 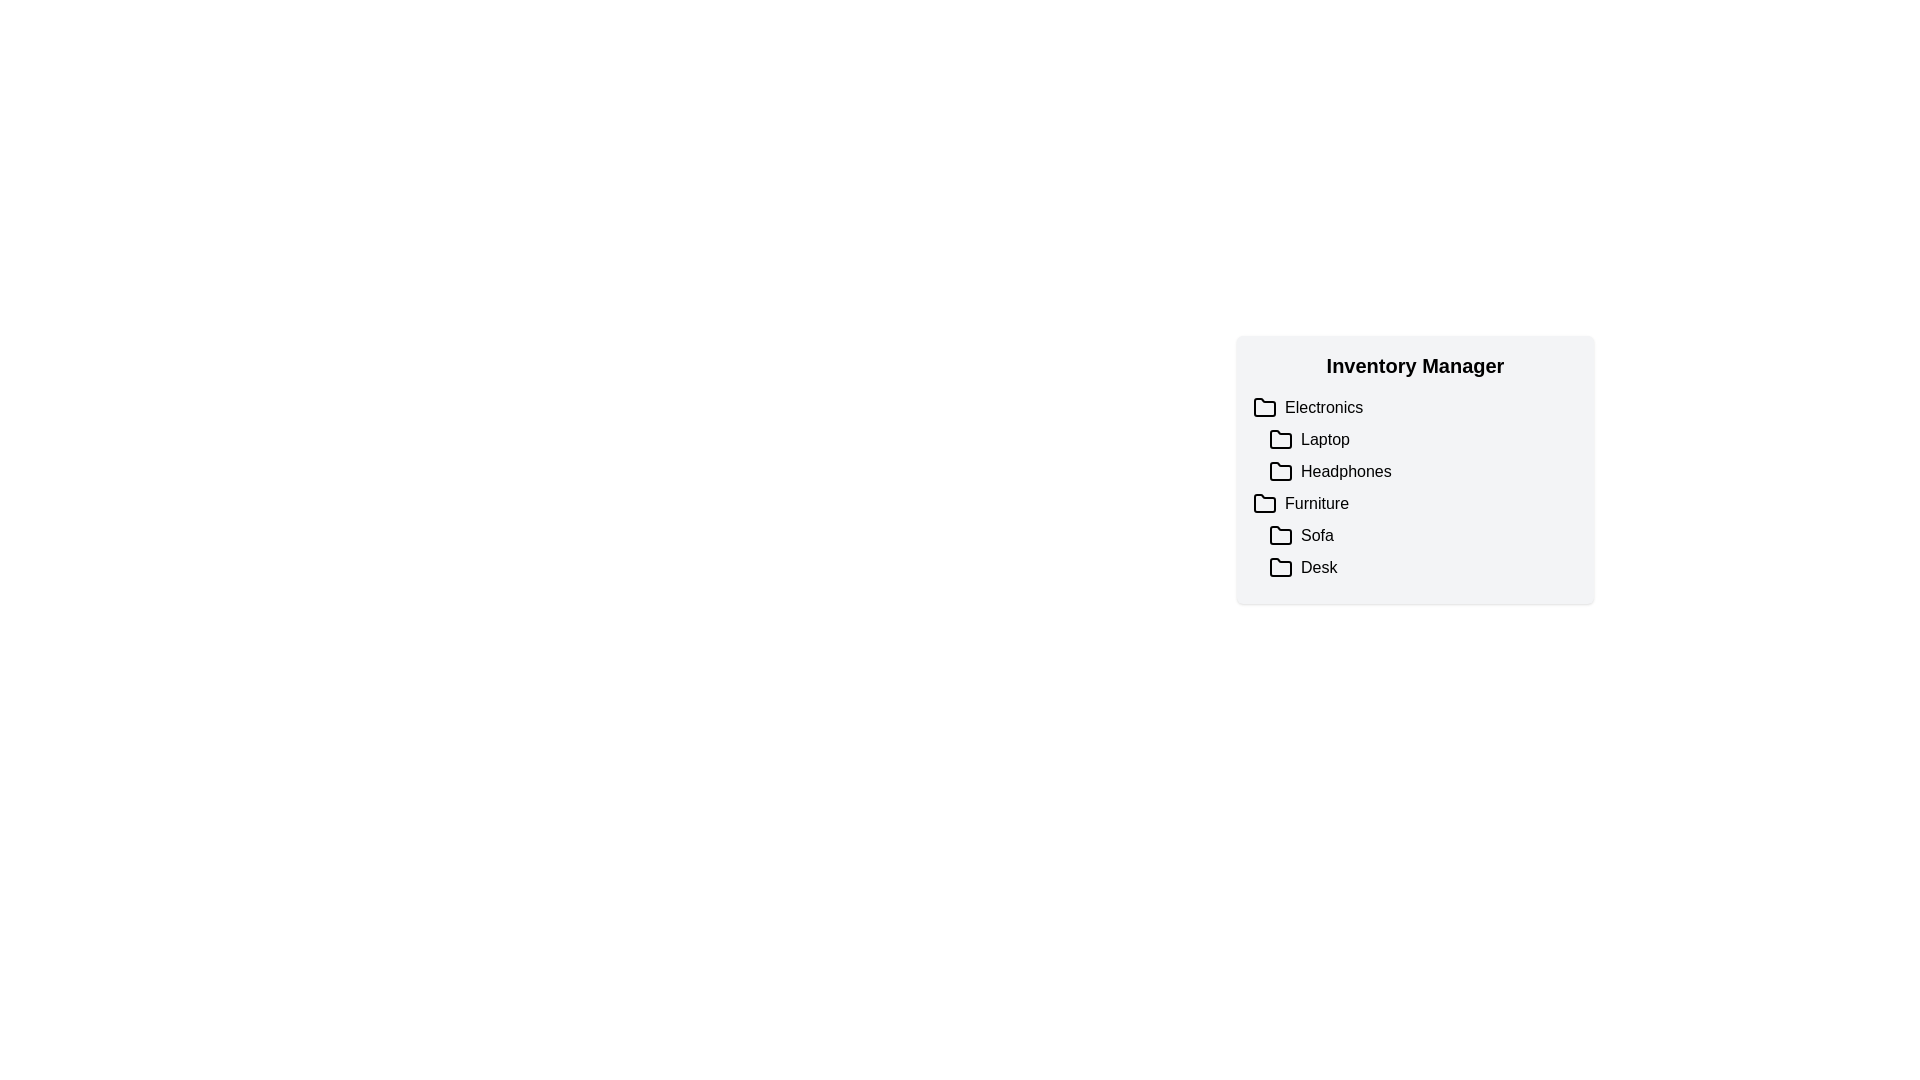 What do you see at coordinates (1281, 567) in the screenshot?
I see `the folder icon associated with the label 'Desk' in the directory list` at bounding box center [1281, 567].